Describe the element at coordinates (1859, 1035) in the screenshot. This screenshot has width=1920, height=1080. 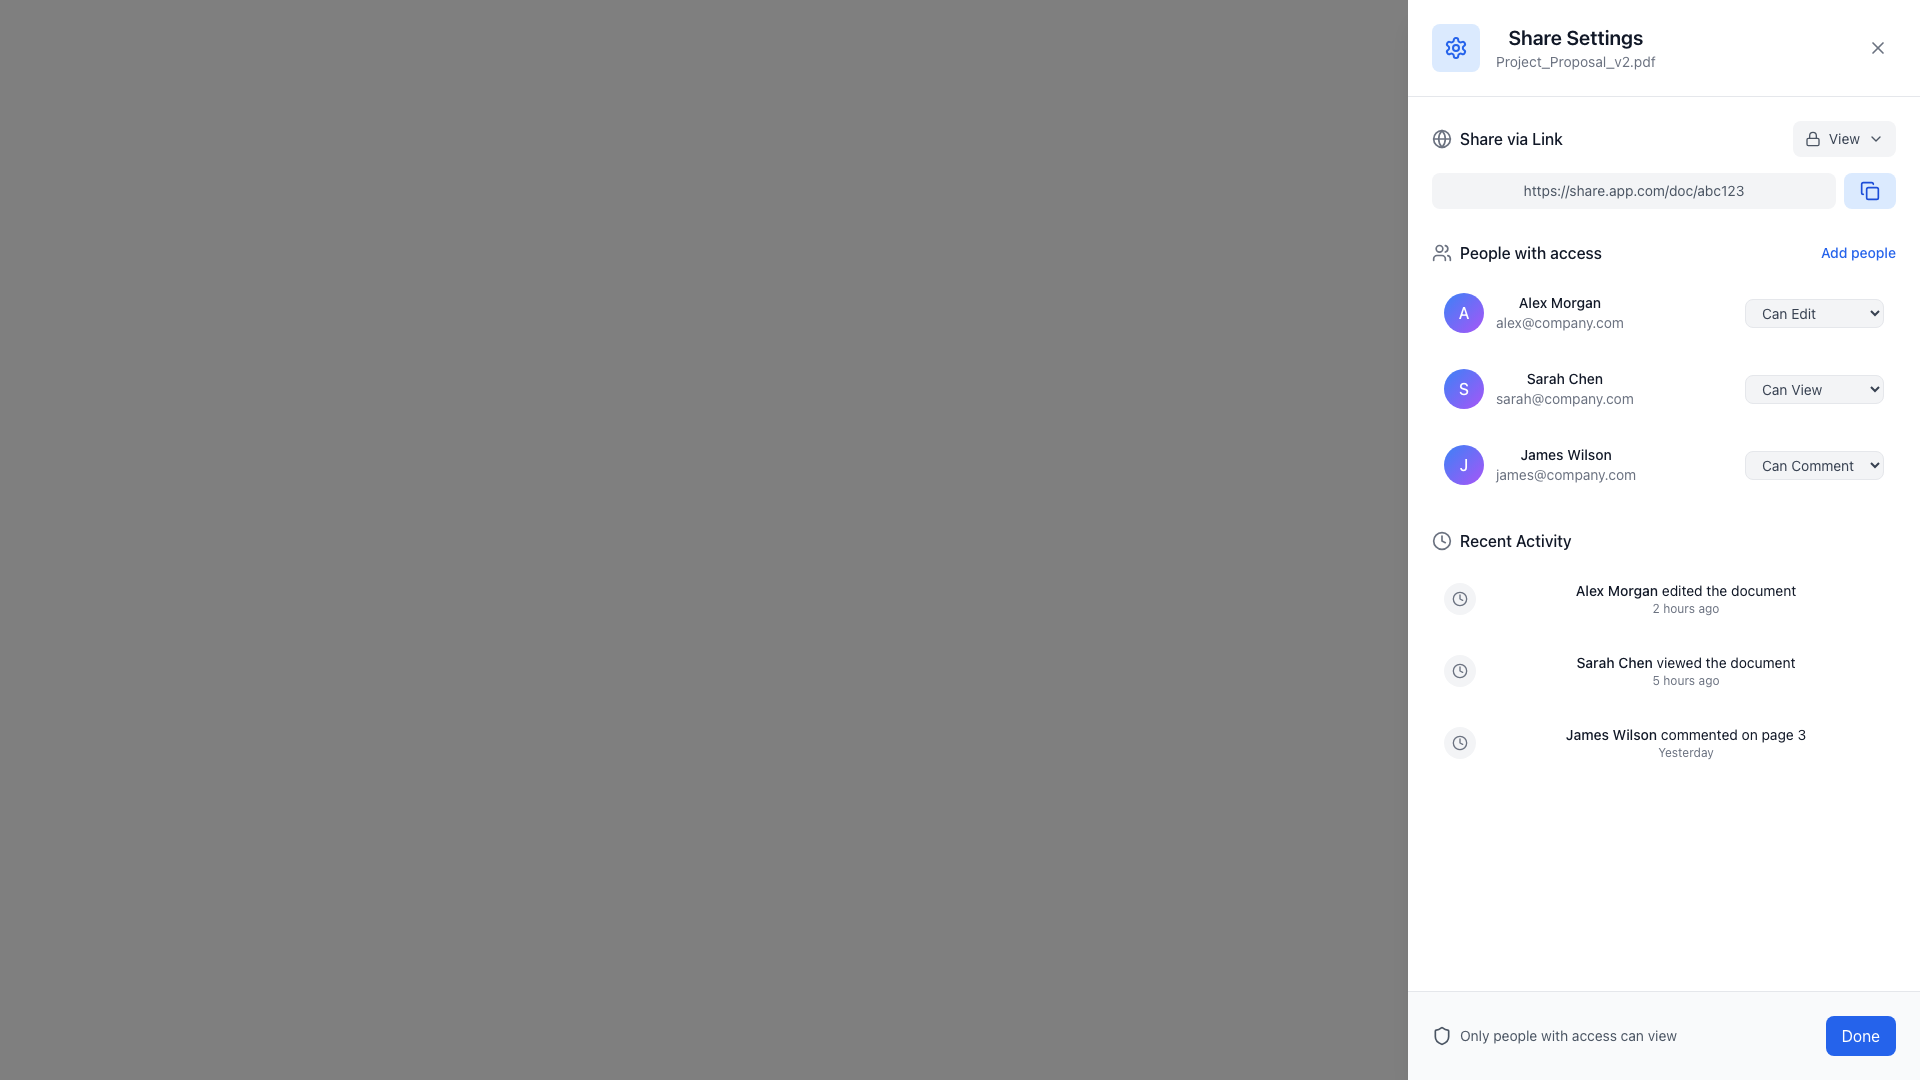
I see `the 'Done' button located at the bottom-right corner of the interface to finalize the current settings and exit the dialog` at that location.